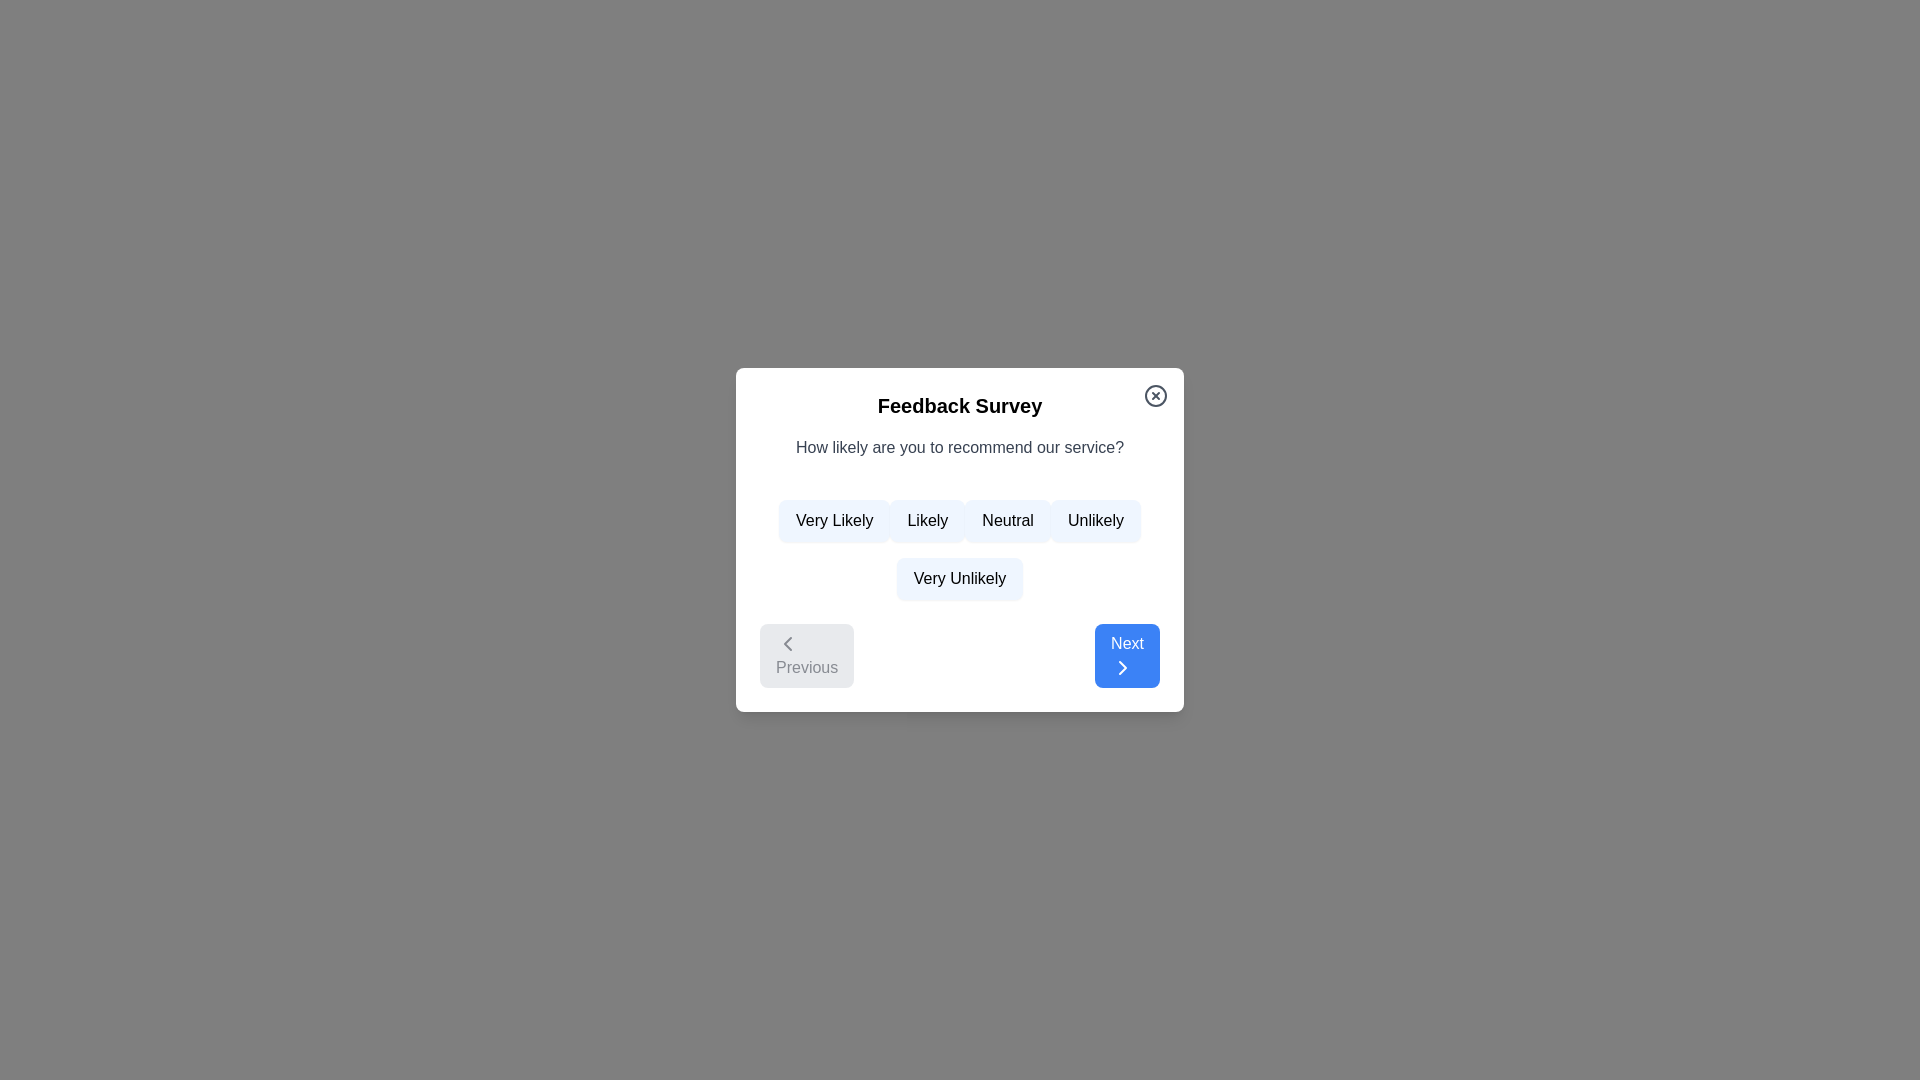 The image size is (1920, 1080). Describe the element at coordinates (834, 519) in the screenshot. I see `the first button in the feedback survey, which represents 'Very Likely', to change its appearance` at that location.